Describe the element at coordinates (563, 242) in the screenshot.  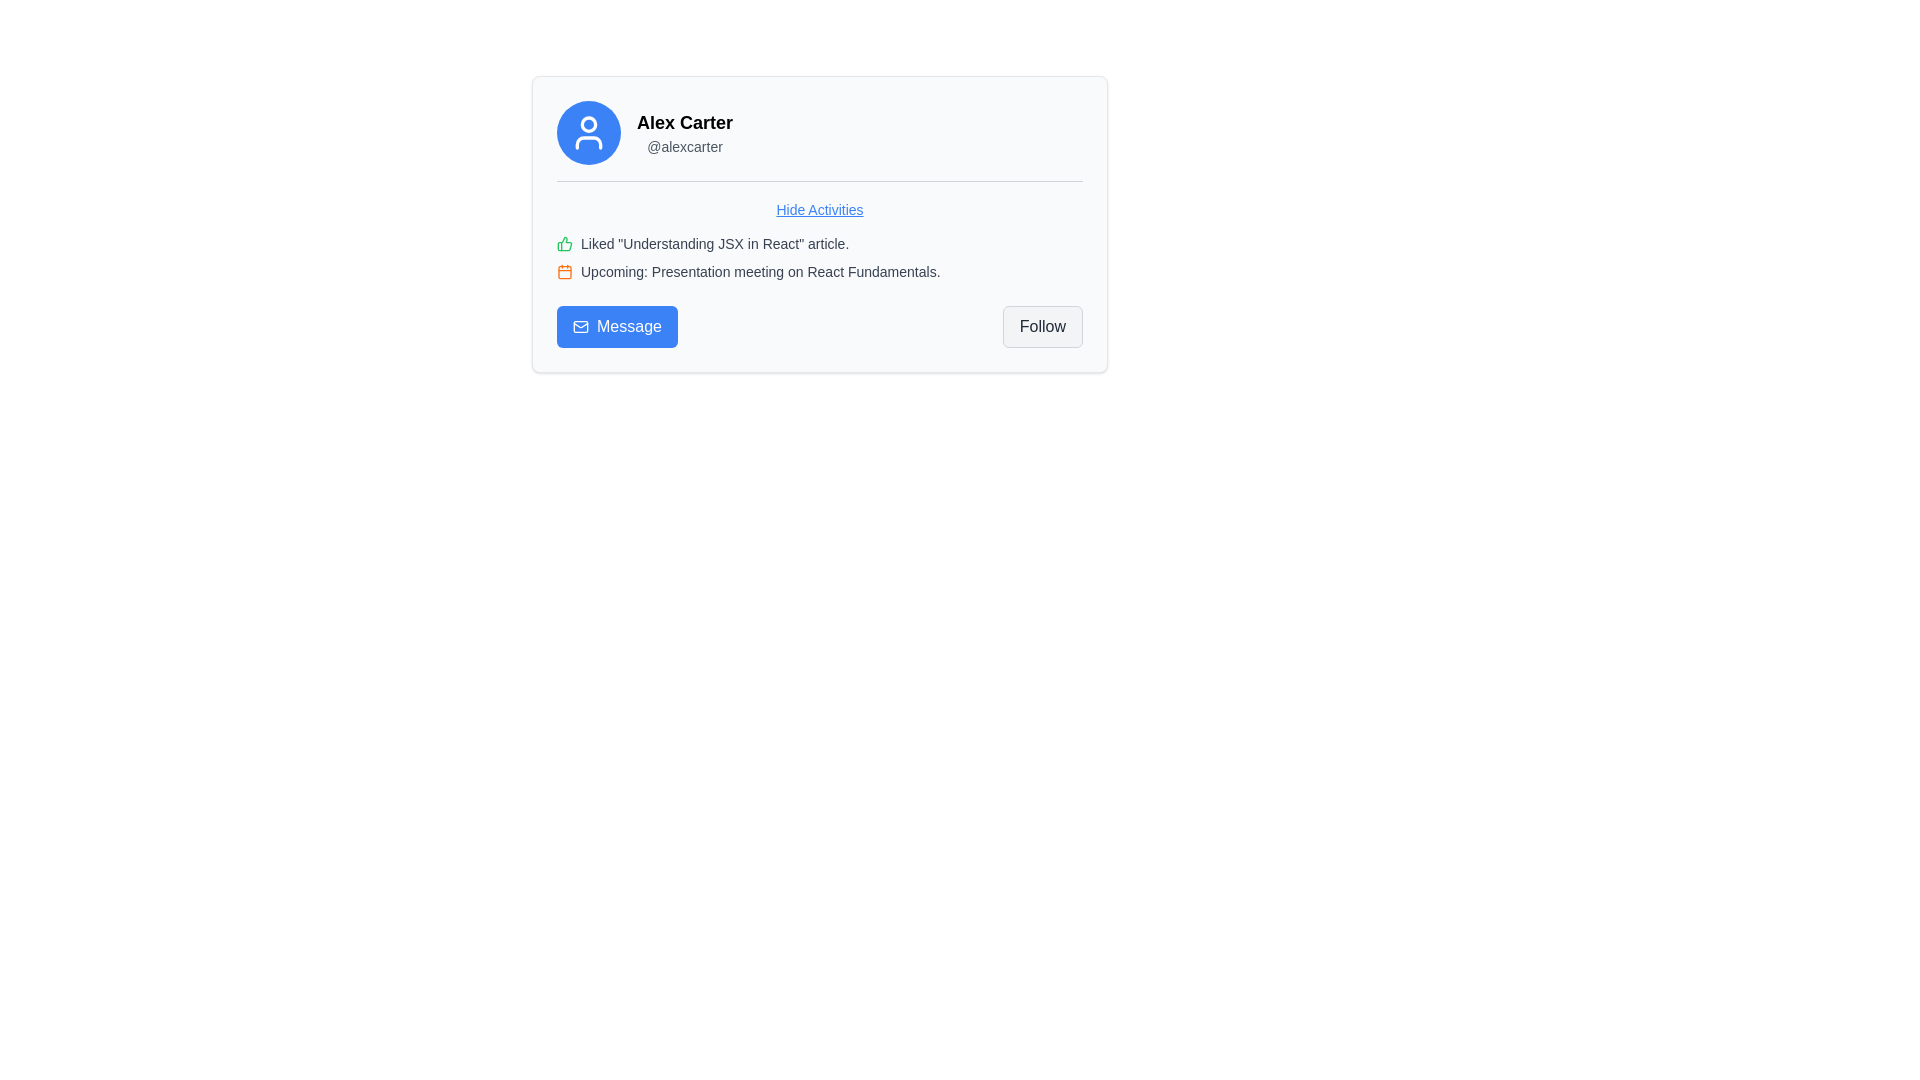
I see `the 'thumbs-up' icon representing the 'like' action next to the text 'Liked Understanding JSX in React article' in the activity section under the user profile` at that location.